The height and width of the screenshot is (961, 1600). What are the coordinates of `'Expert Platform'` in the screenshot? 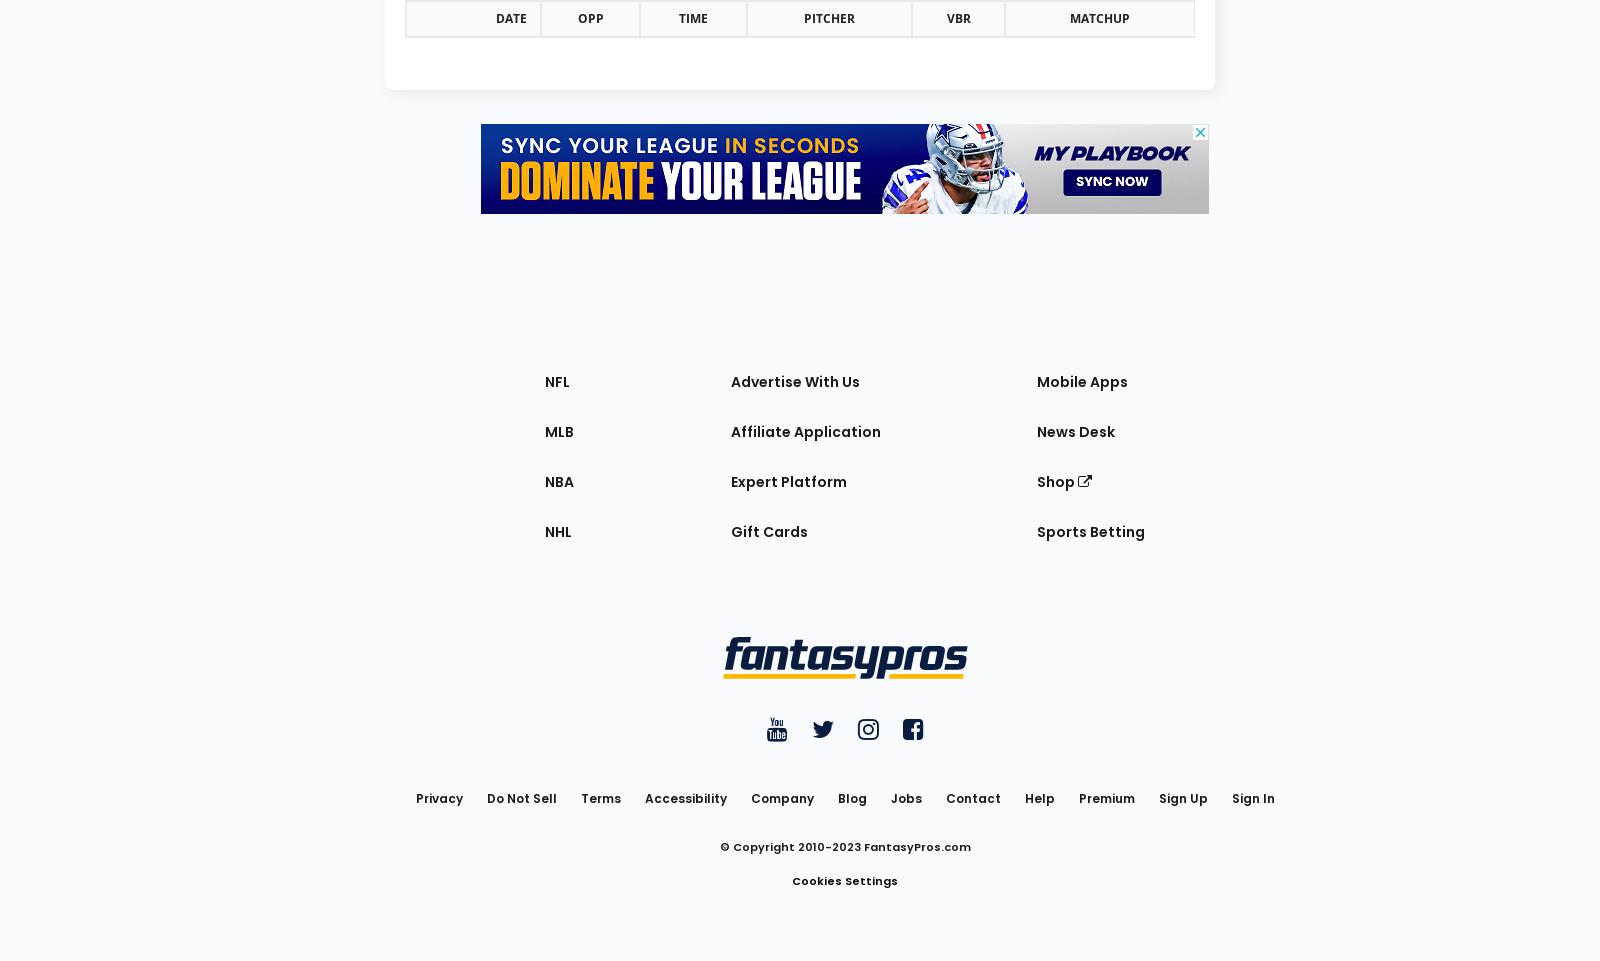 It's located at (729, 479).